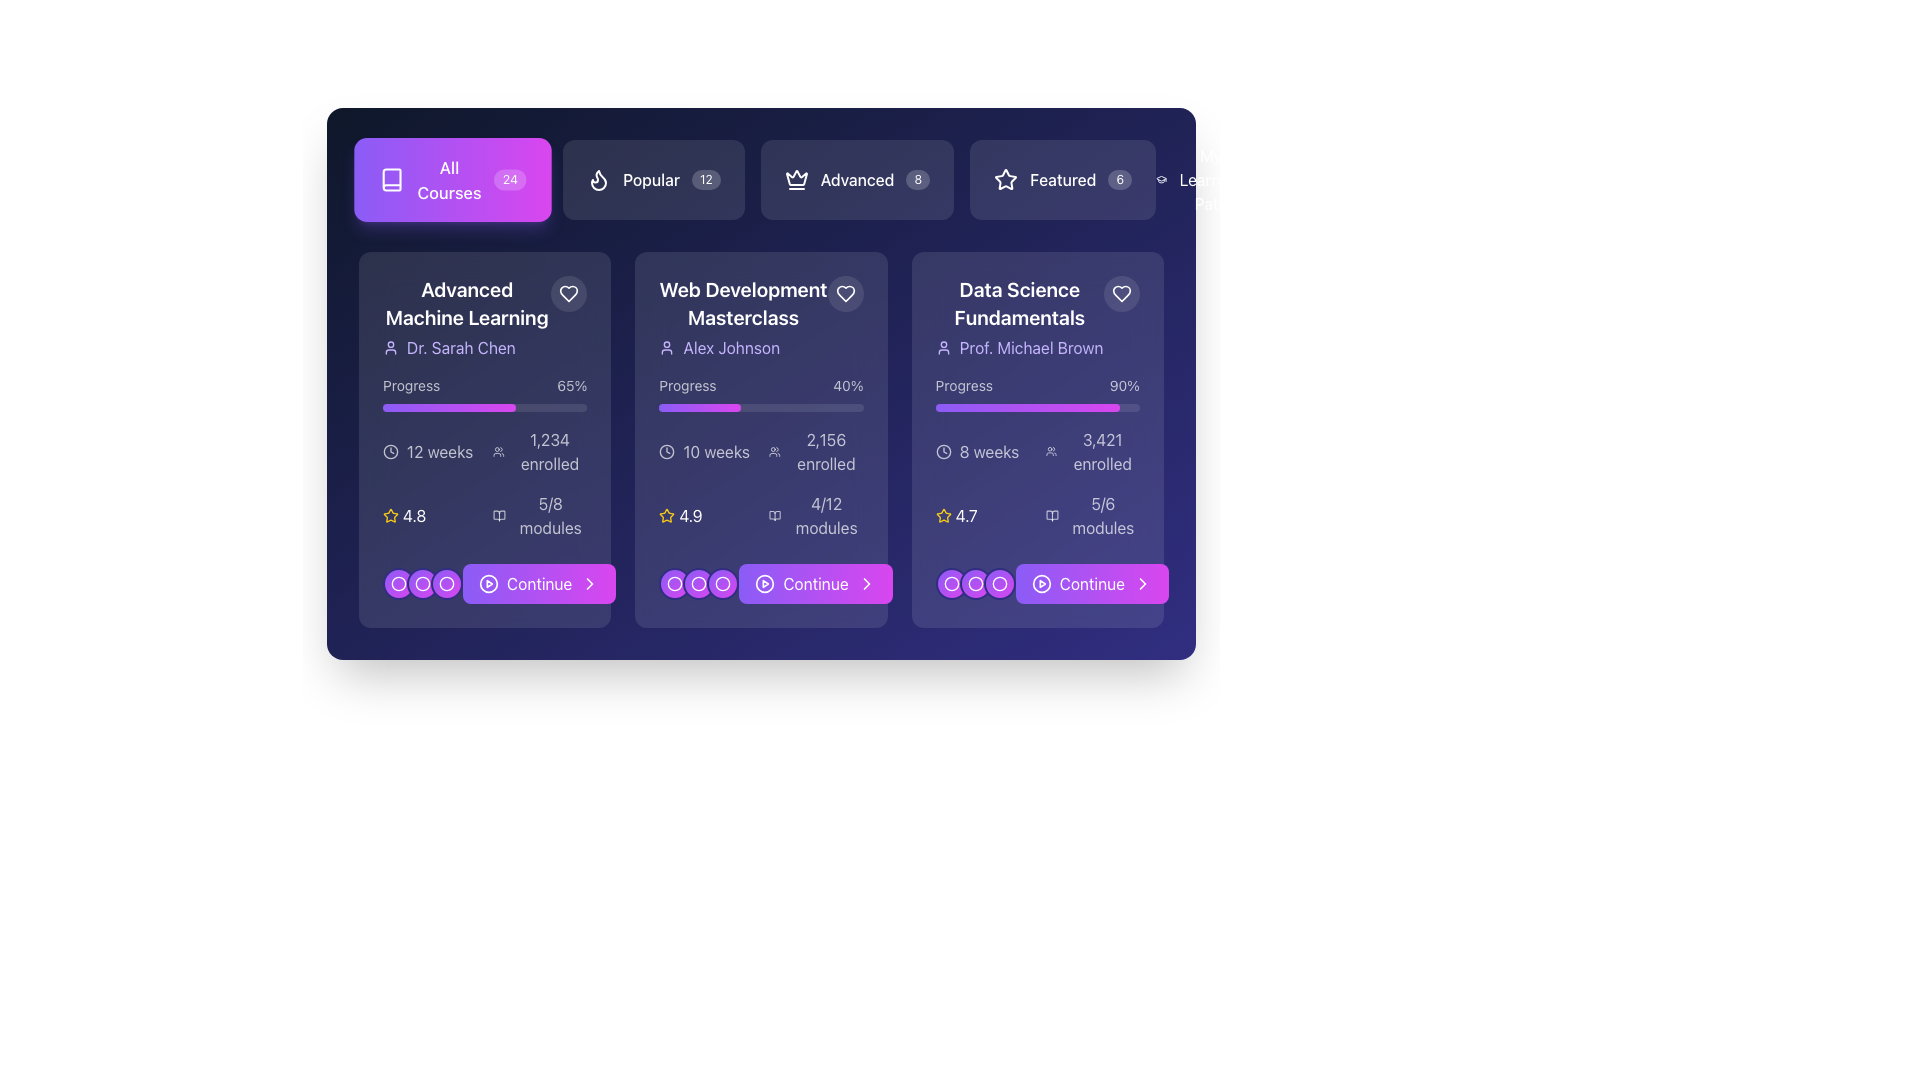 This screenshot has height=1080, width=1920. I want to click on the text label reading 'Progress' located in the upper section of the second card, directly to the left of the percentage indicator '40%', so click(687, 385).